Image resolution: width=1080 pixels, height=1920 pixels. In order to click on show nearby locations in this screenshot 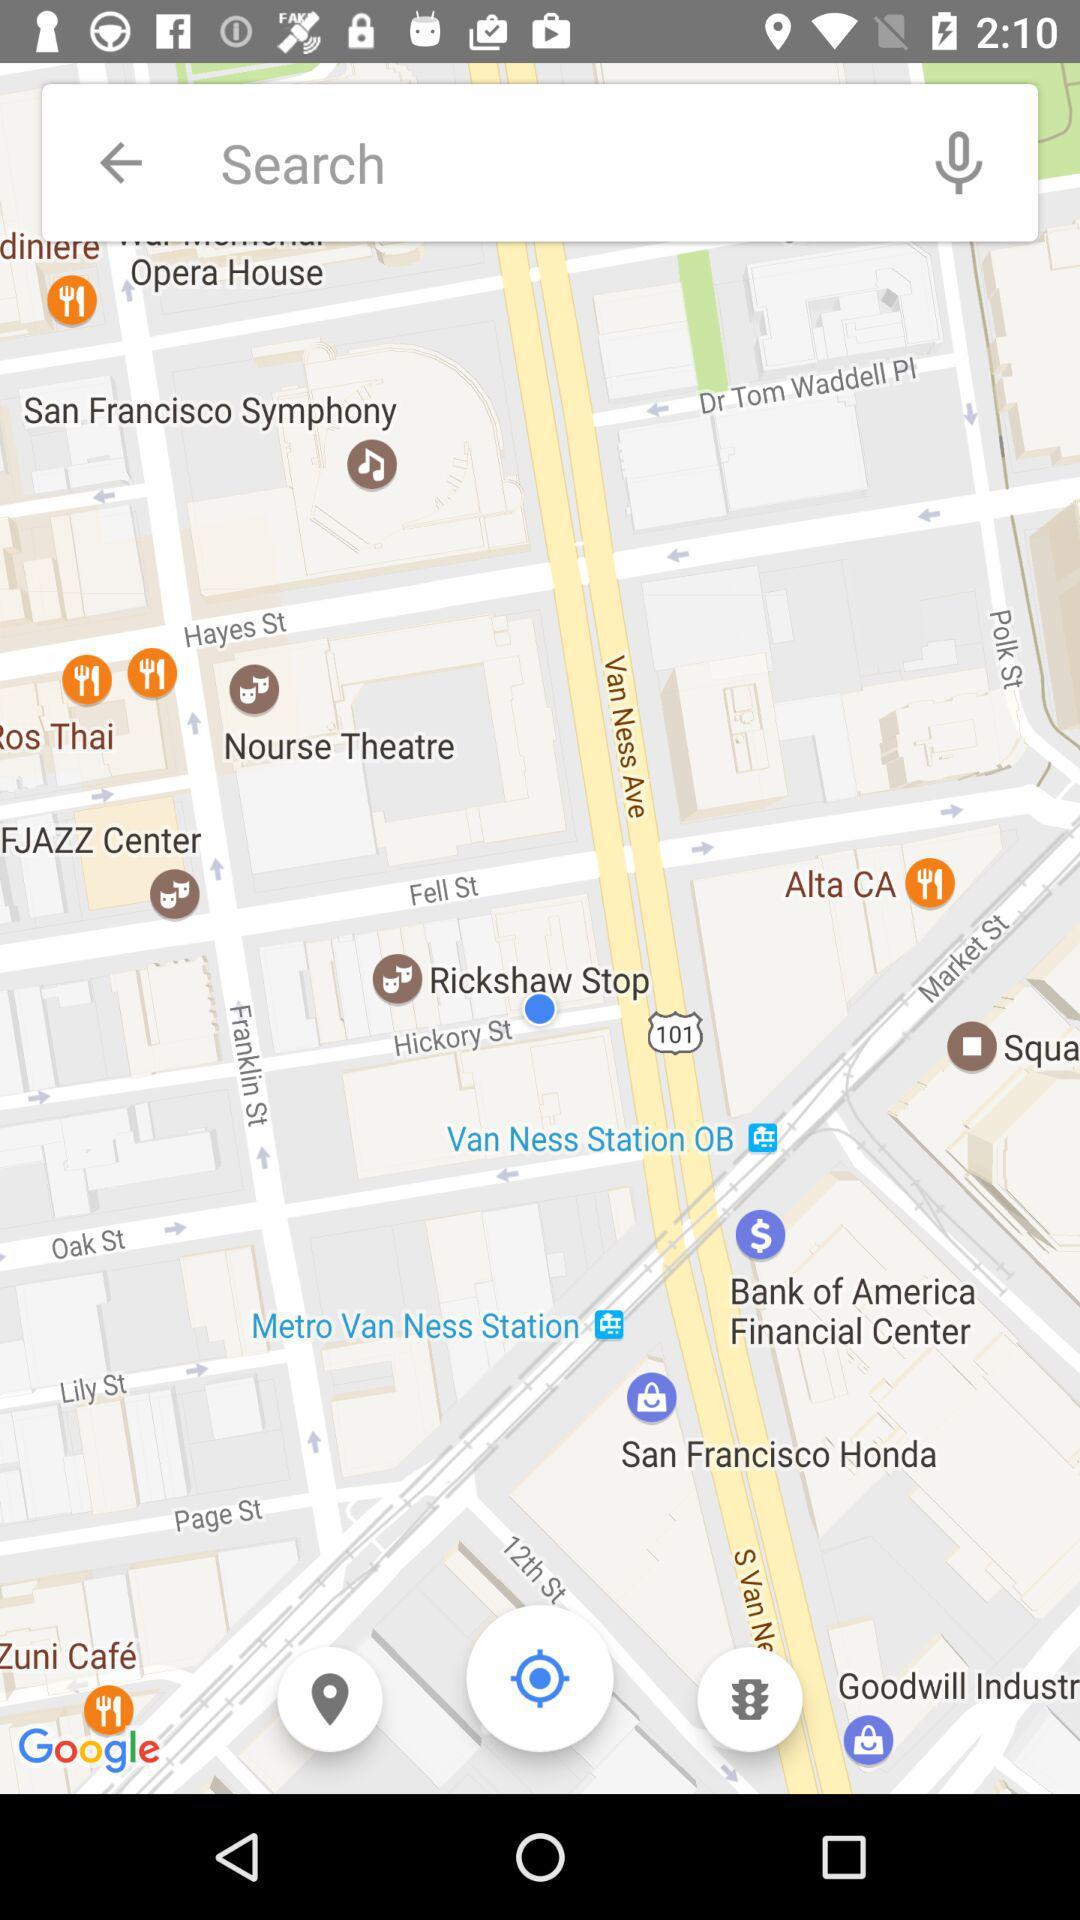, I will do `click(329, 1698)`.